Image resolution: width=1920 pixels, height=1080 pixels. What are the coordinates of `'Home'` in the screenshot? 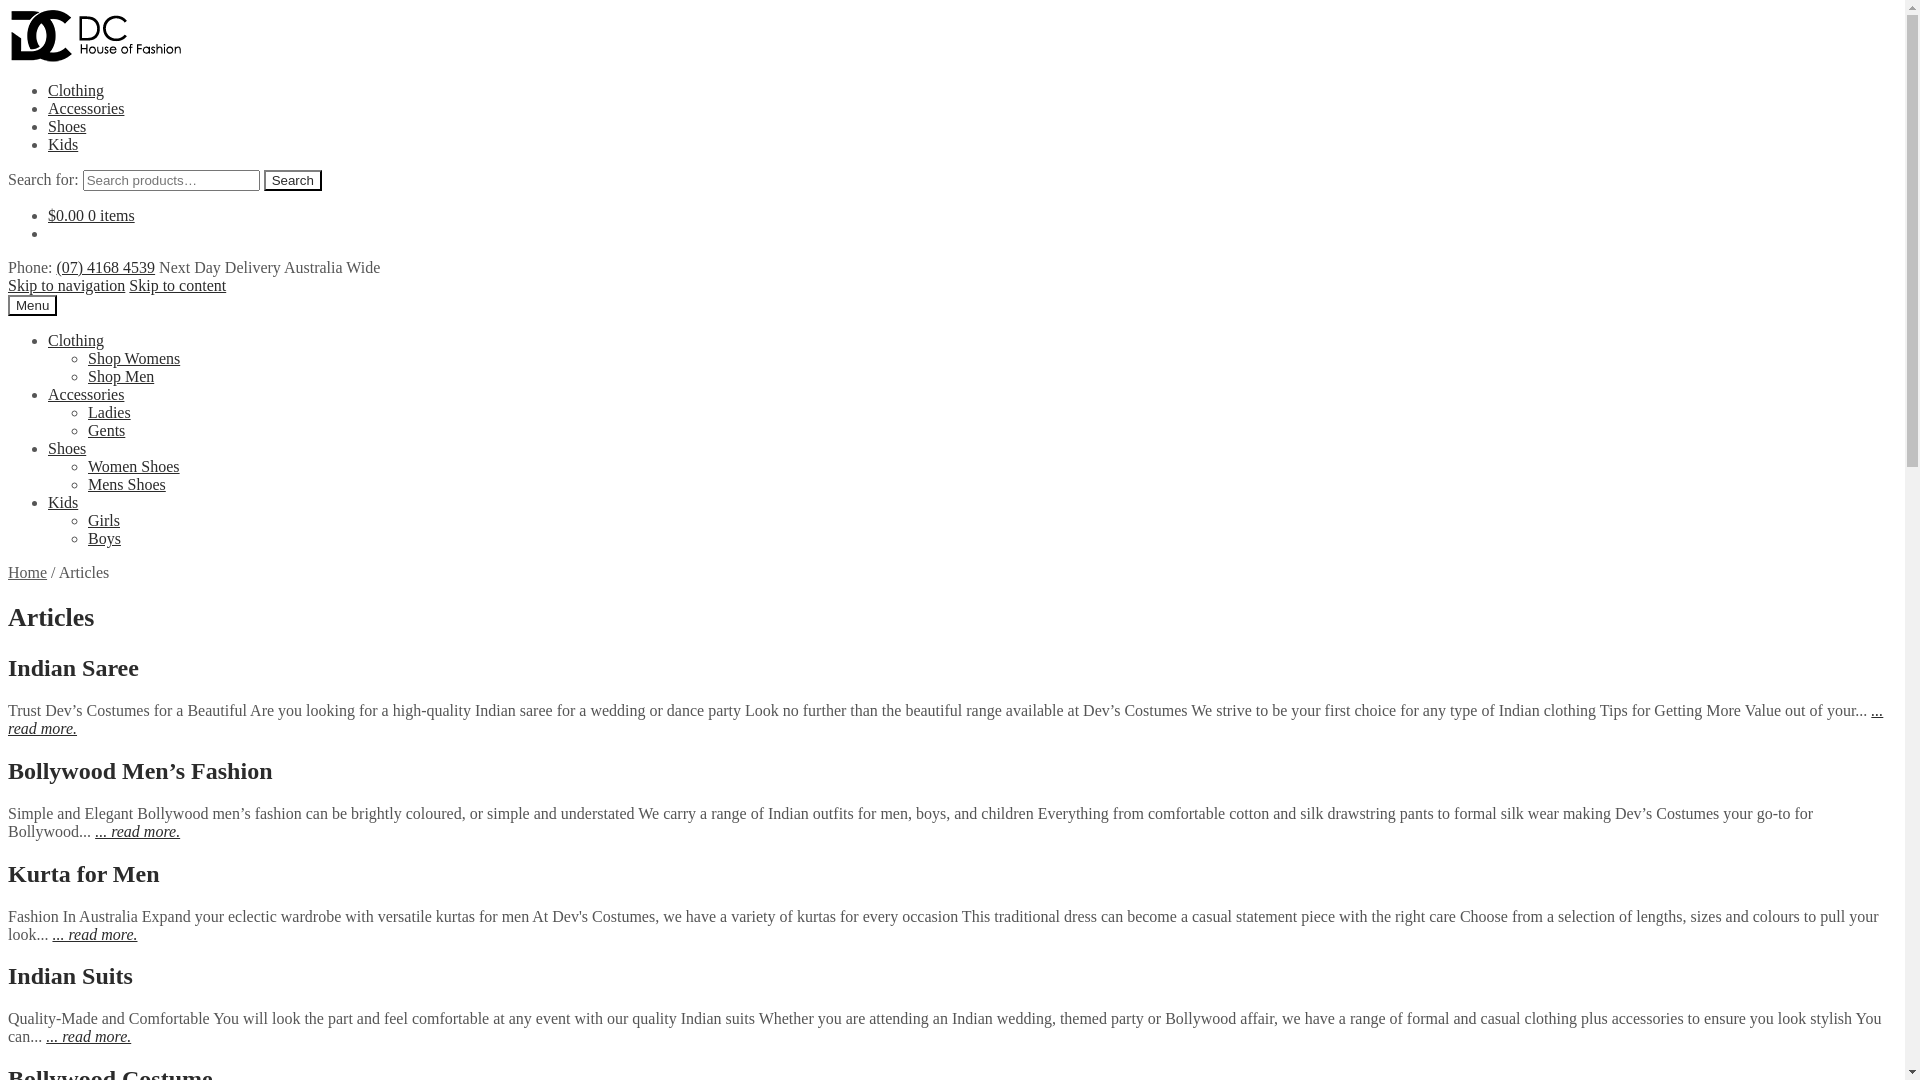 It's located at (27, 572).